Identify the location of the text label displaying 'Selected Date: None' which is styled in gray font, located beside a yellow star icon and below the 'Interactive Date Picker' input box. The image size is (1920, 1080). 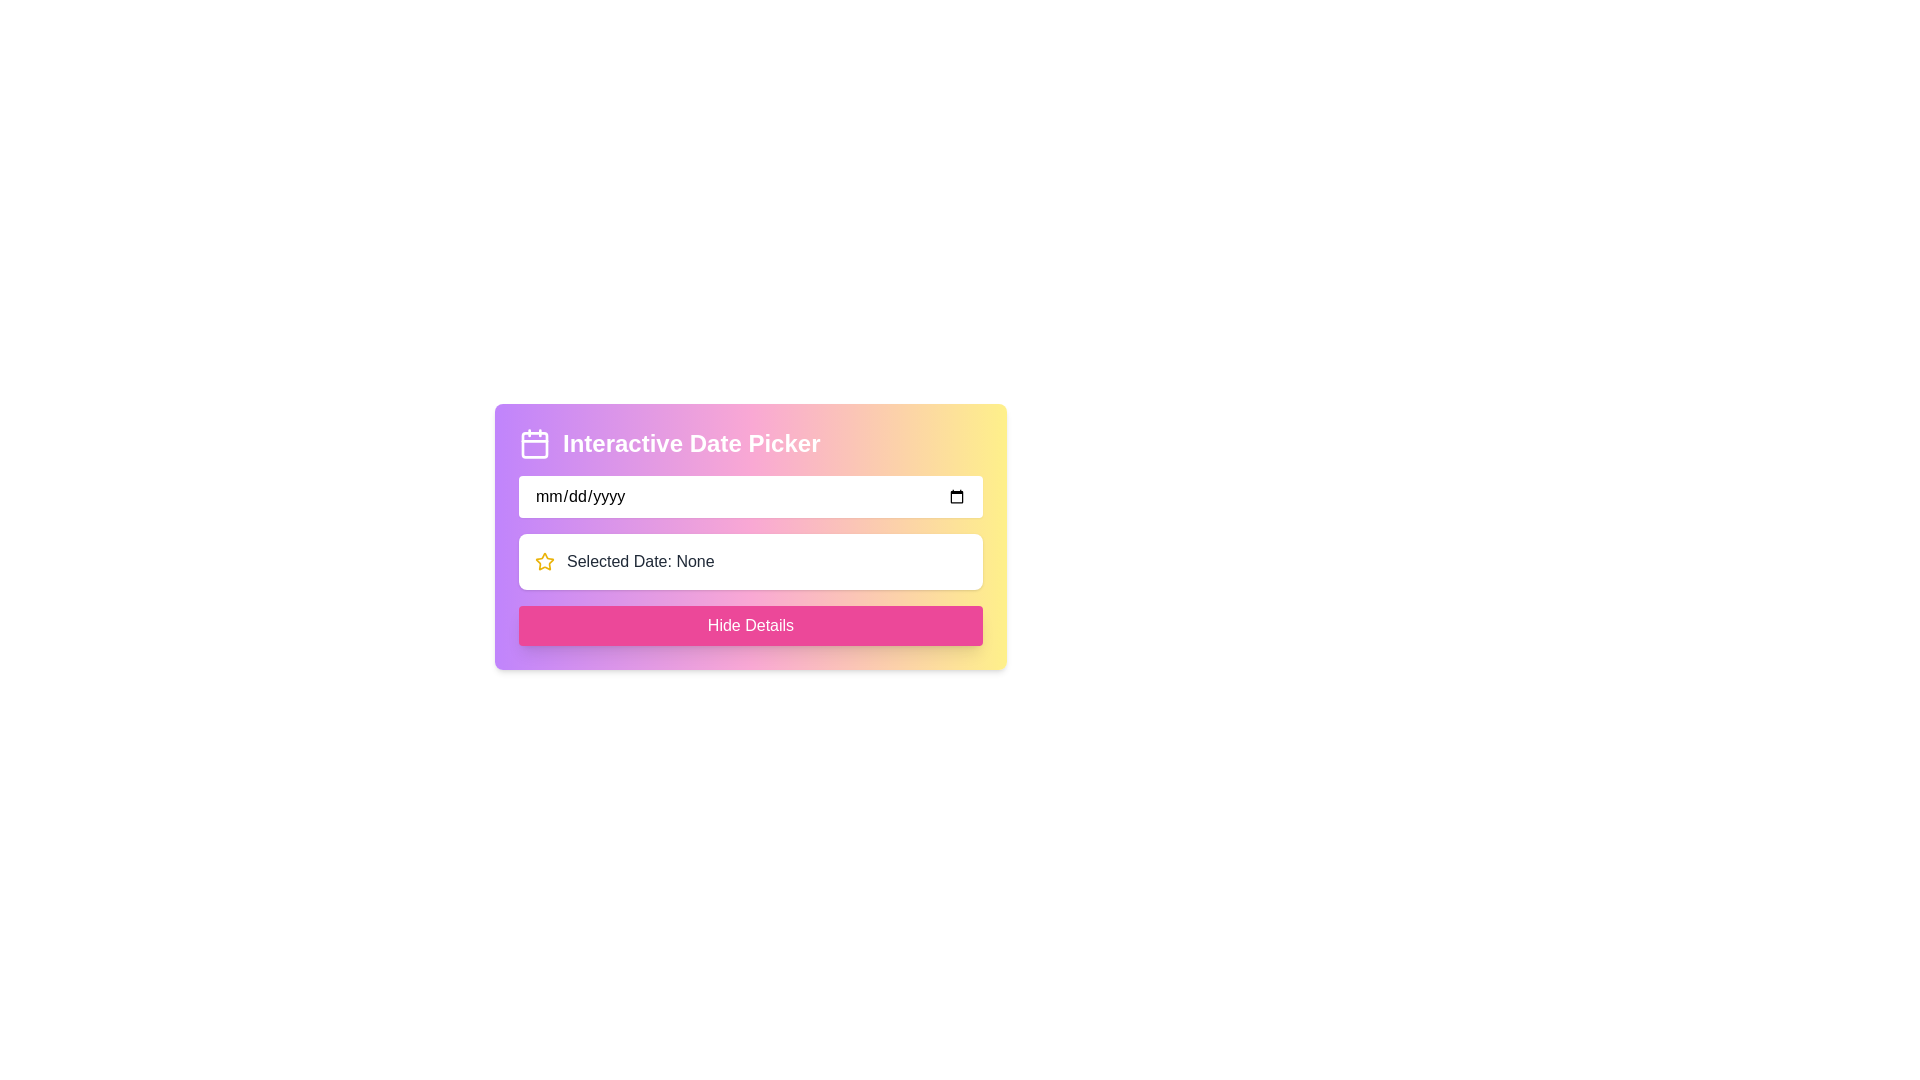
(640, 562).